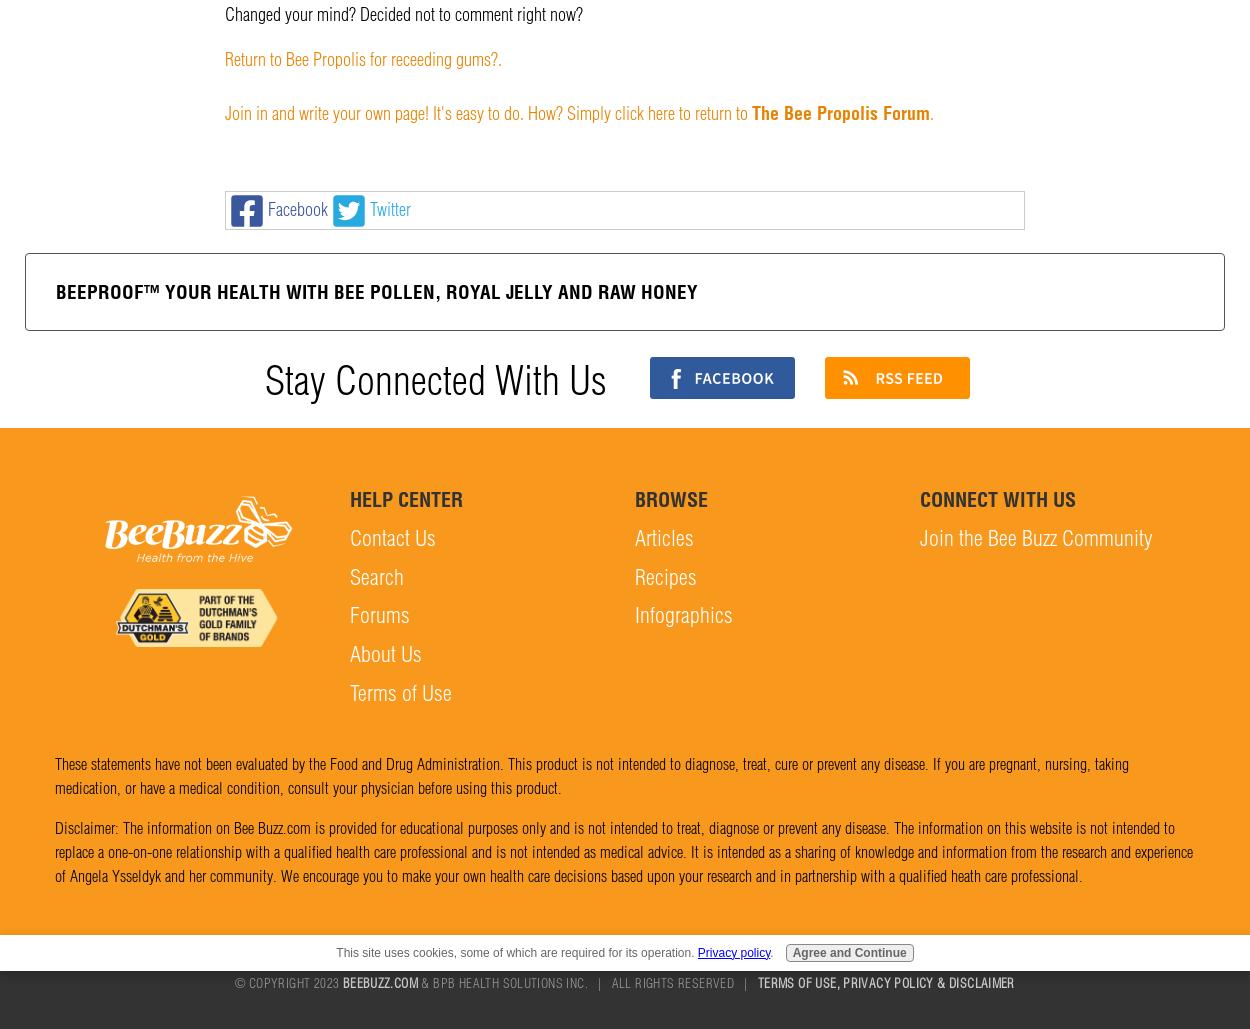  What do you see at coordinates (635, 615) in the screenshot?
I see `'Infographics'` at bounding box center [635, 615].